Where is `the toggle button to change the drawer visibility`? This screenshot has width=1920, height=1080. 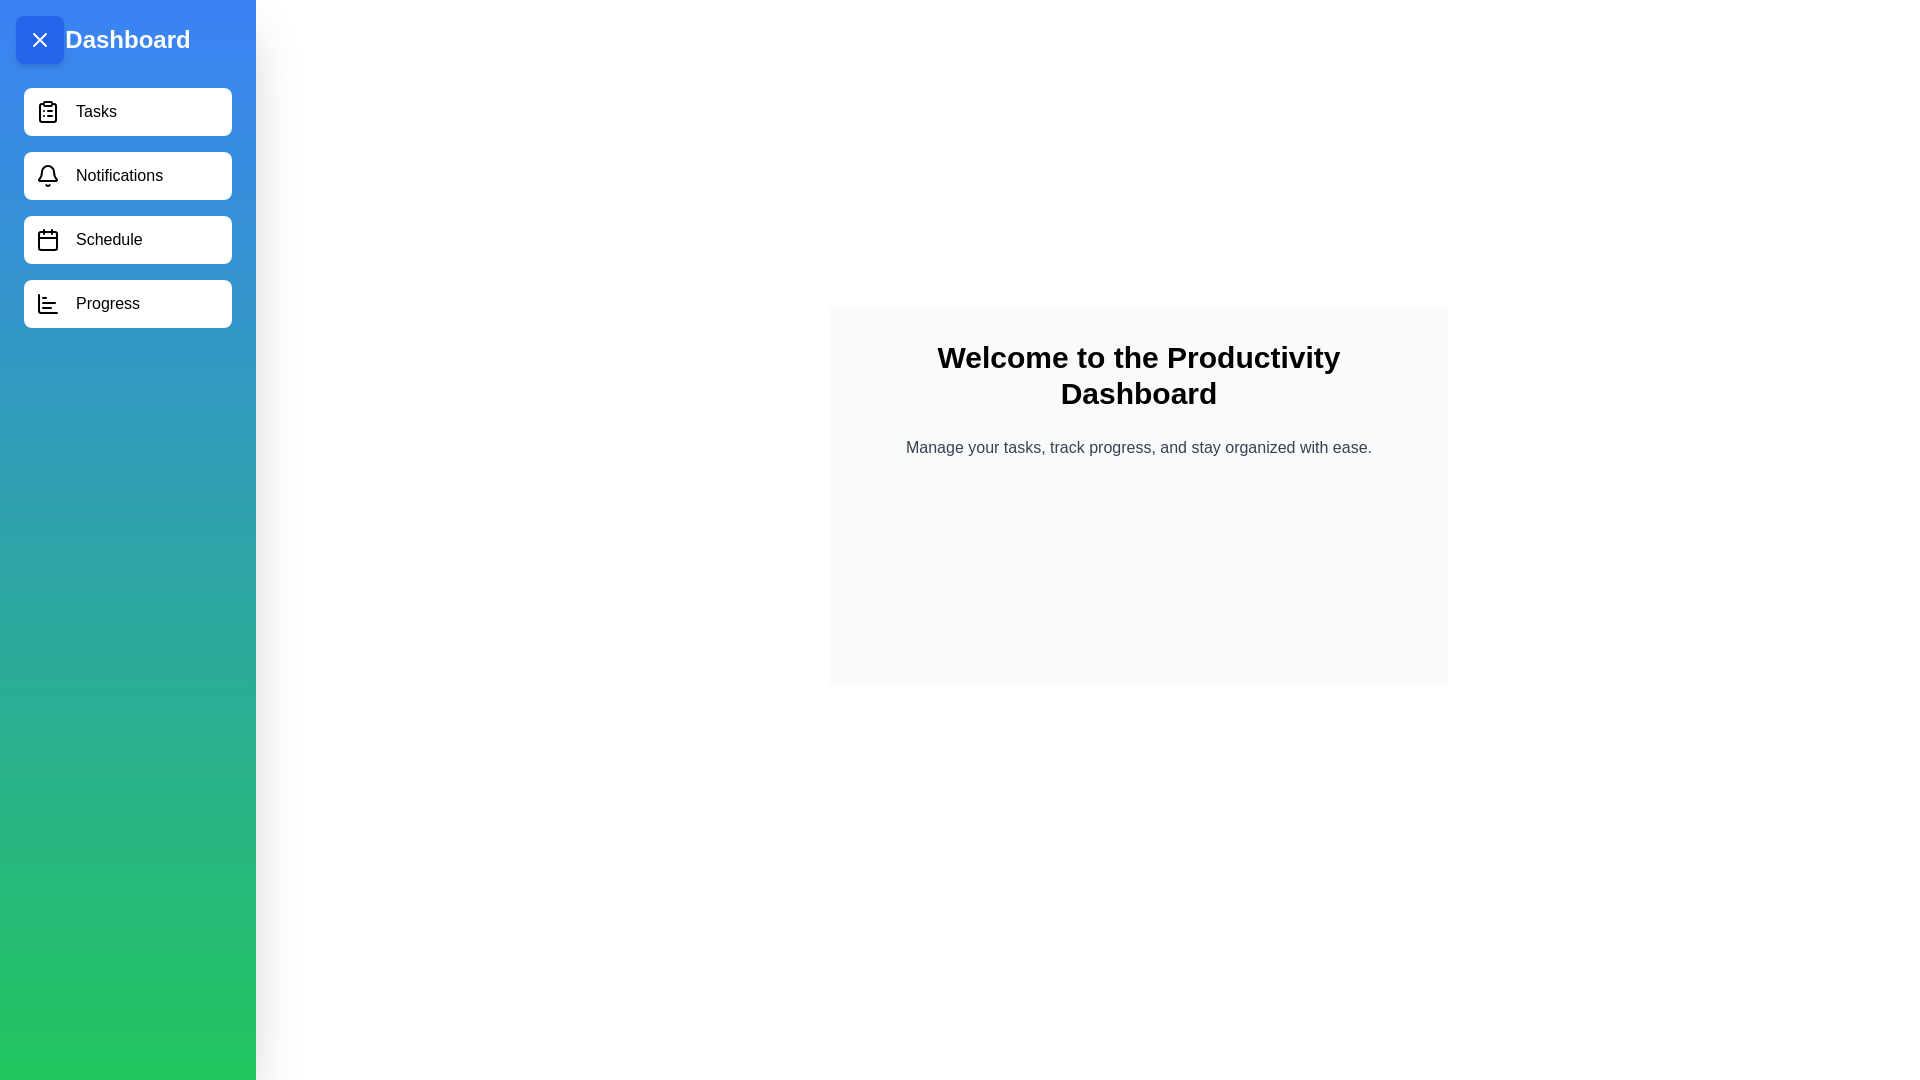
the toggle button to change the drawer visibility is located at coordinates (39, 39).